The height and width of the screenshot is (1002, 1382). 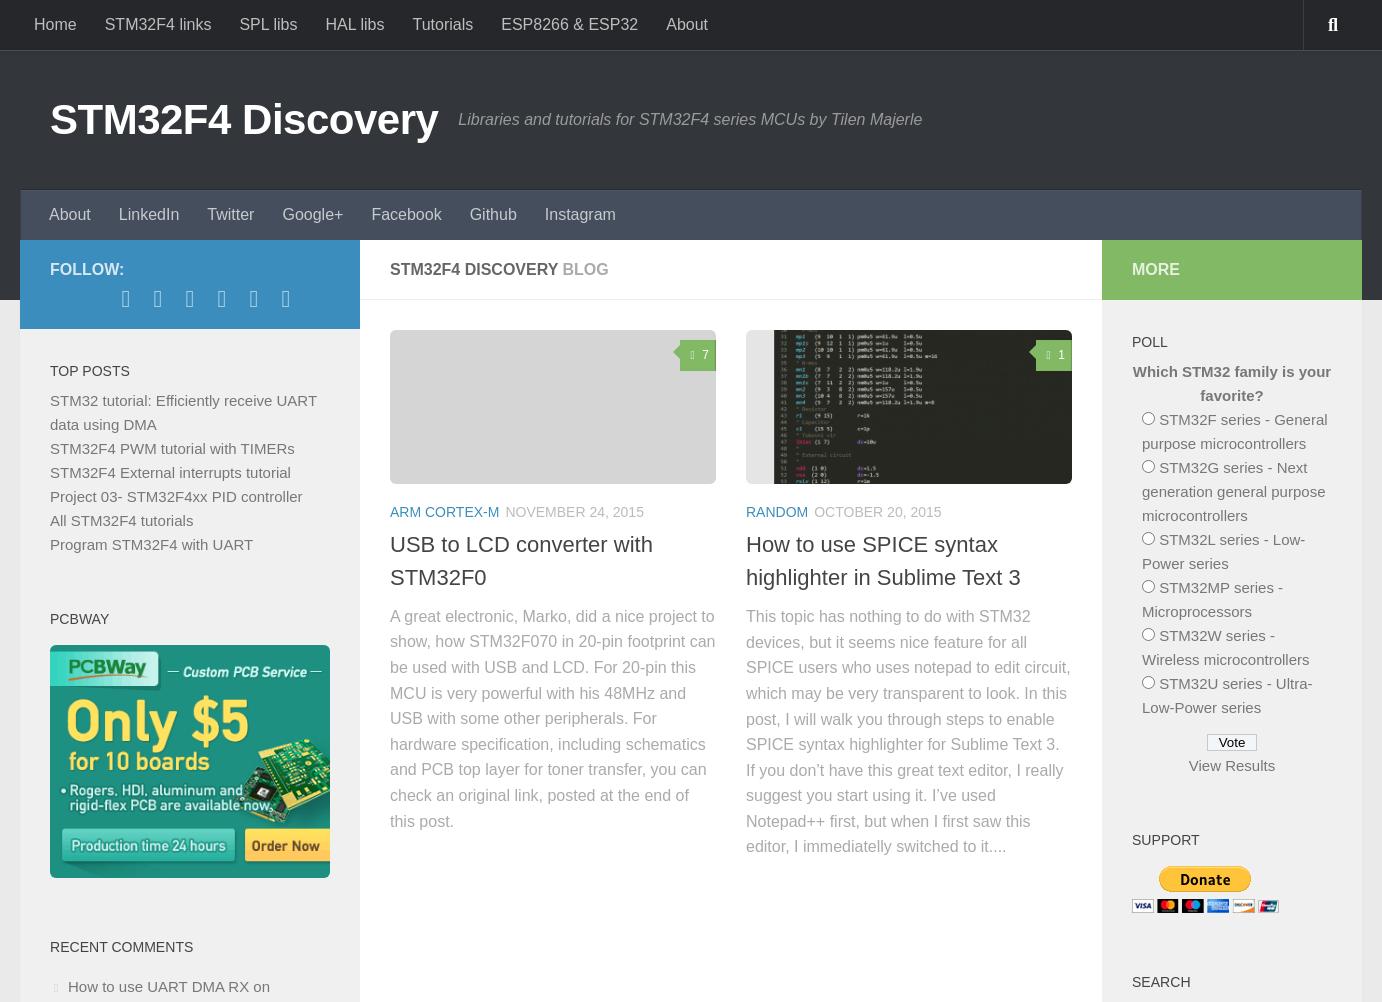 What do you see at coordinates (578, 214) in the screenshot?
I see `'Instagram'` at bounding box center [578, 214].